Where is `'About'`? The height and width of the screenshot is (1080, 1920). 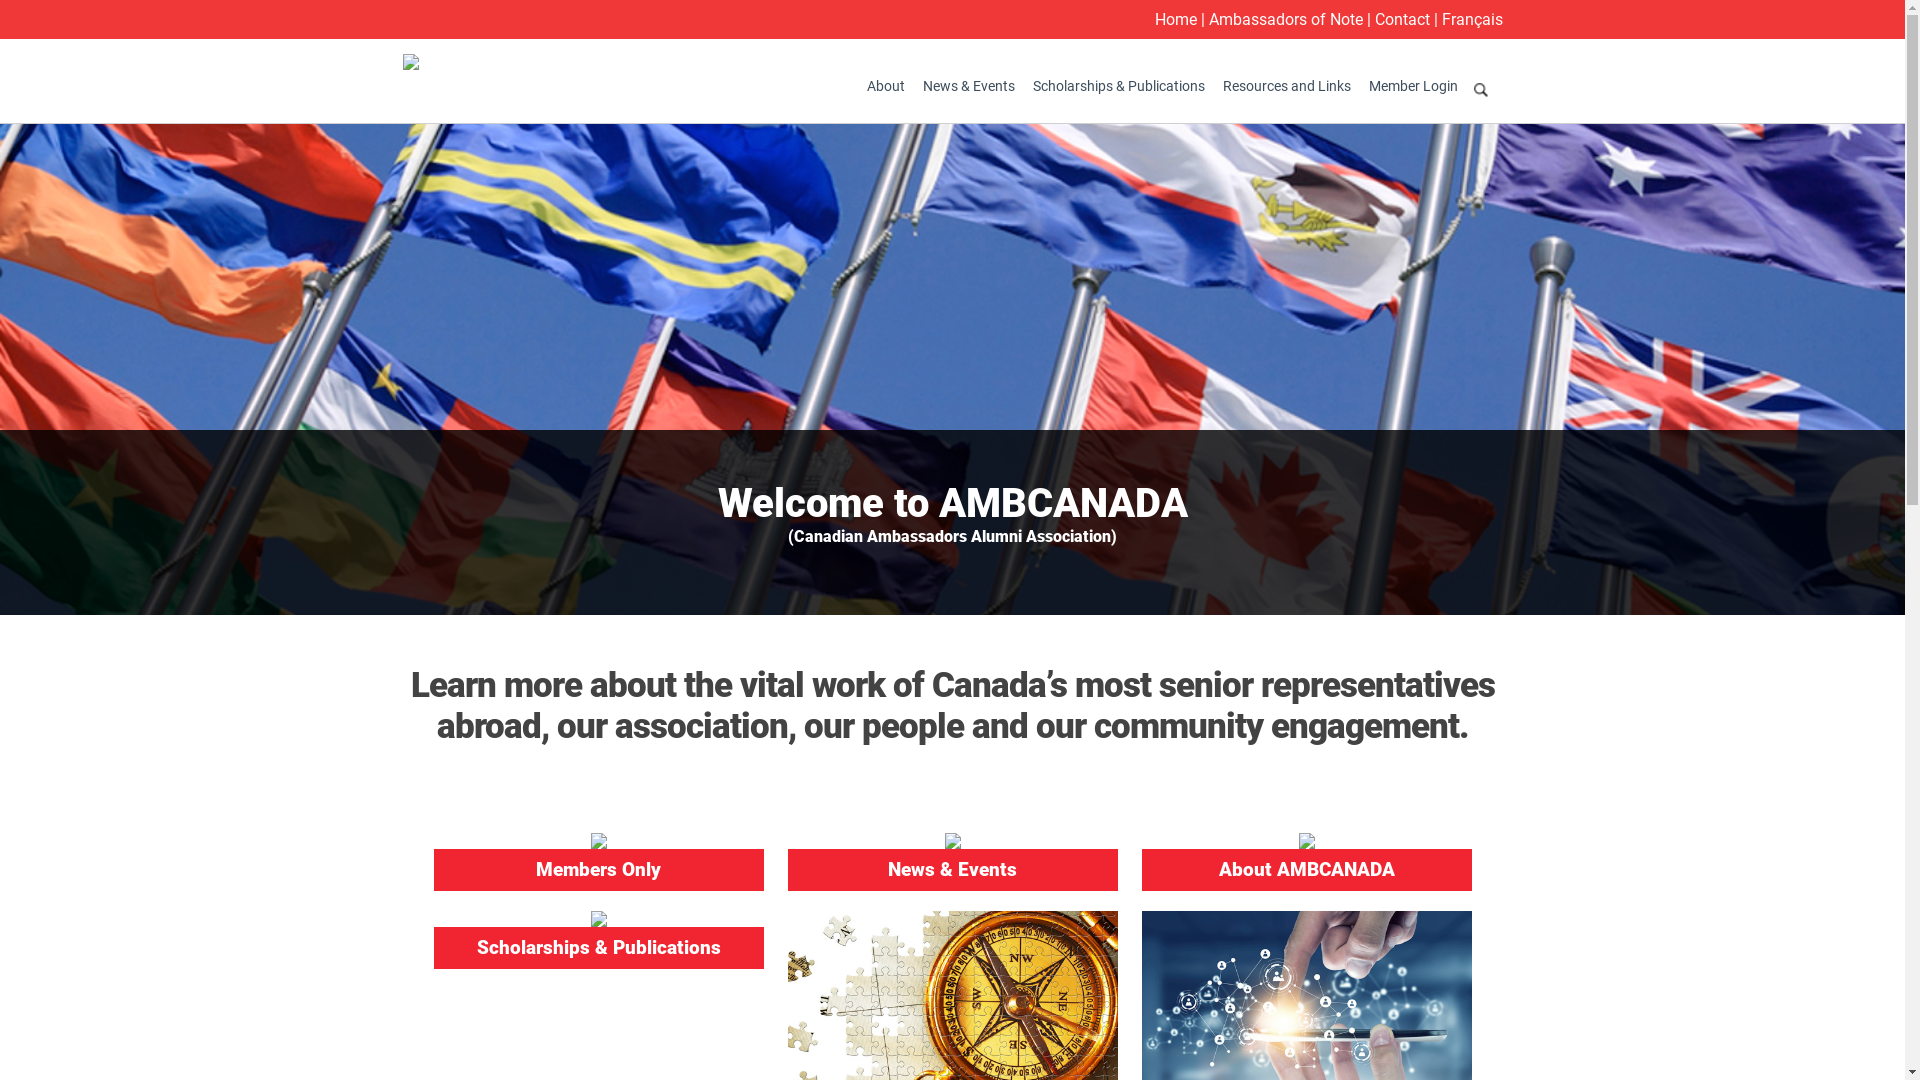
'About' is located at coordinates (858, 84).